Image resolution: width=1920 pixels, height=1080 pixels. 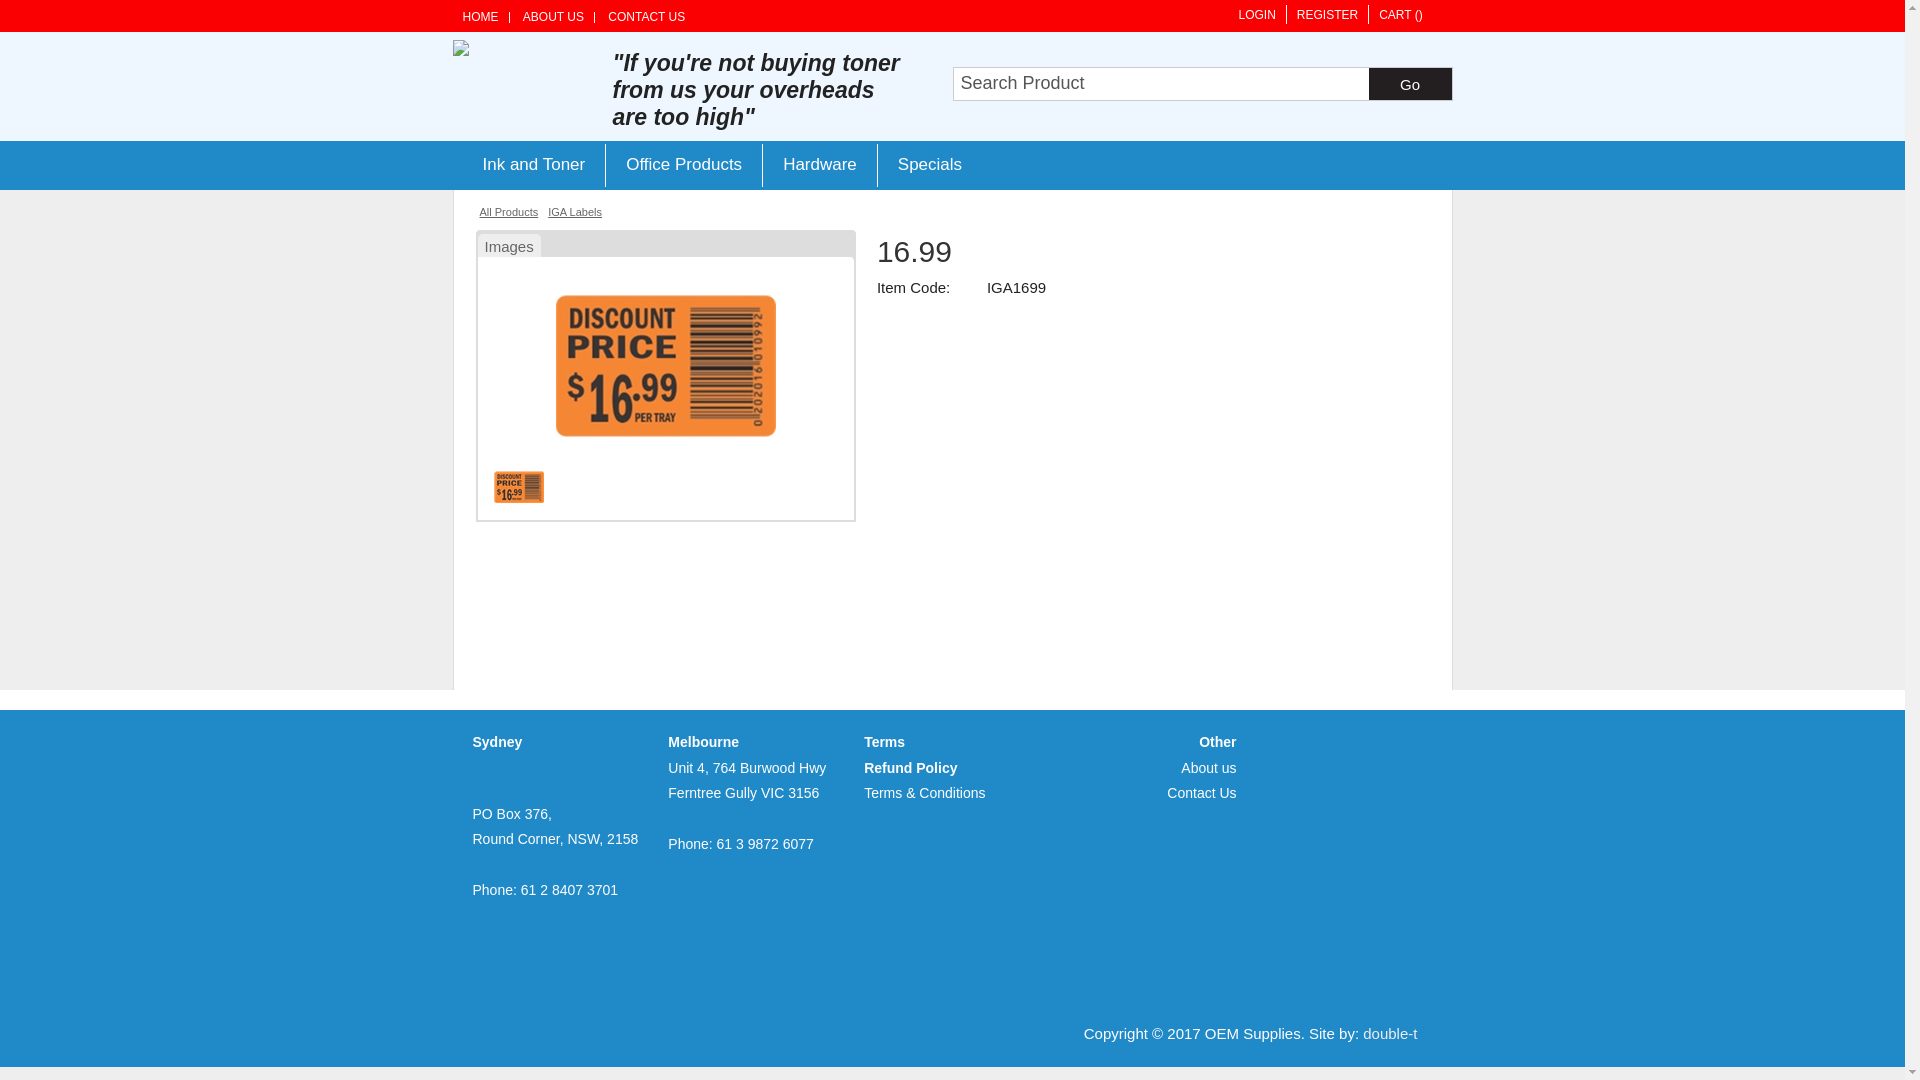 I want to click on 'double-t', so click(x=1389, y=1033).